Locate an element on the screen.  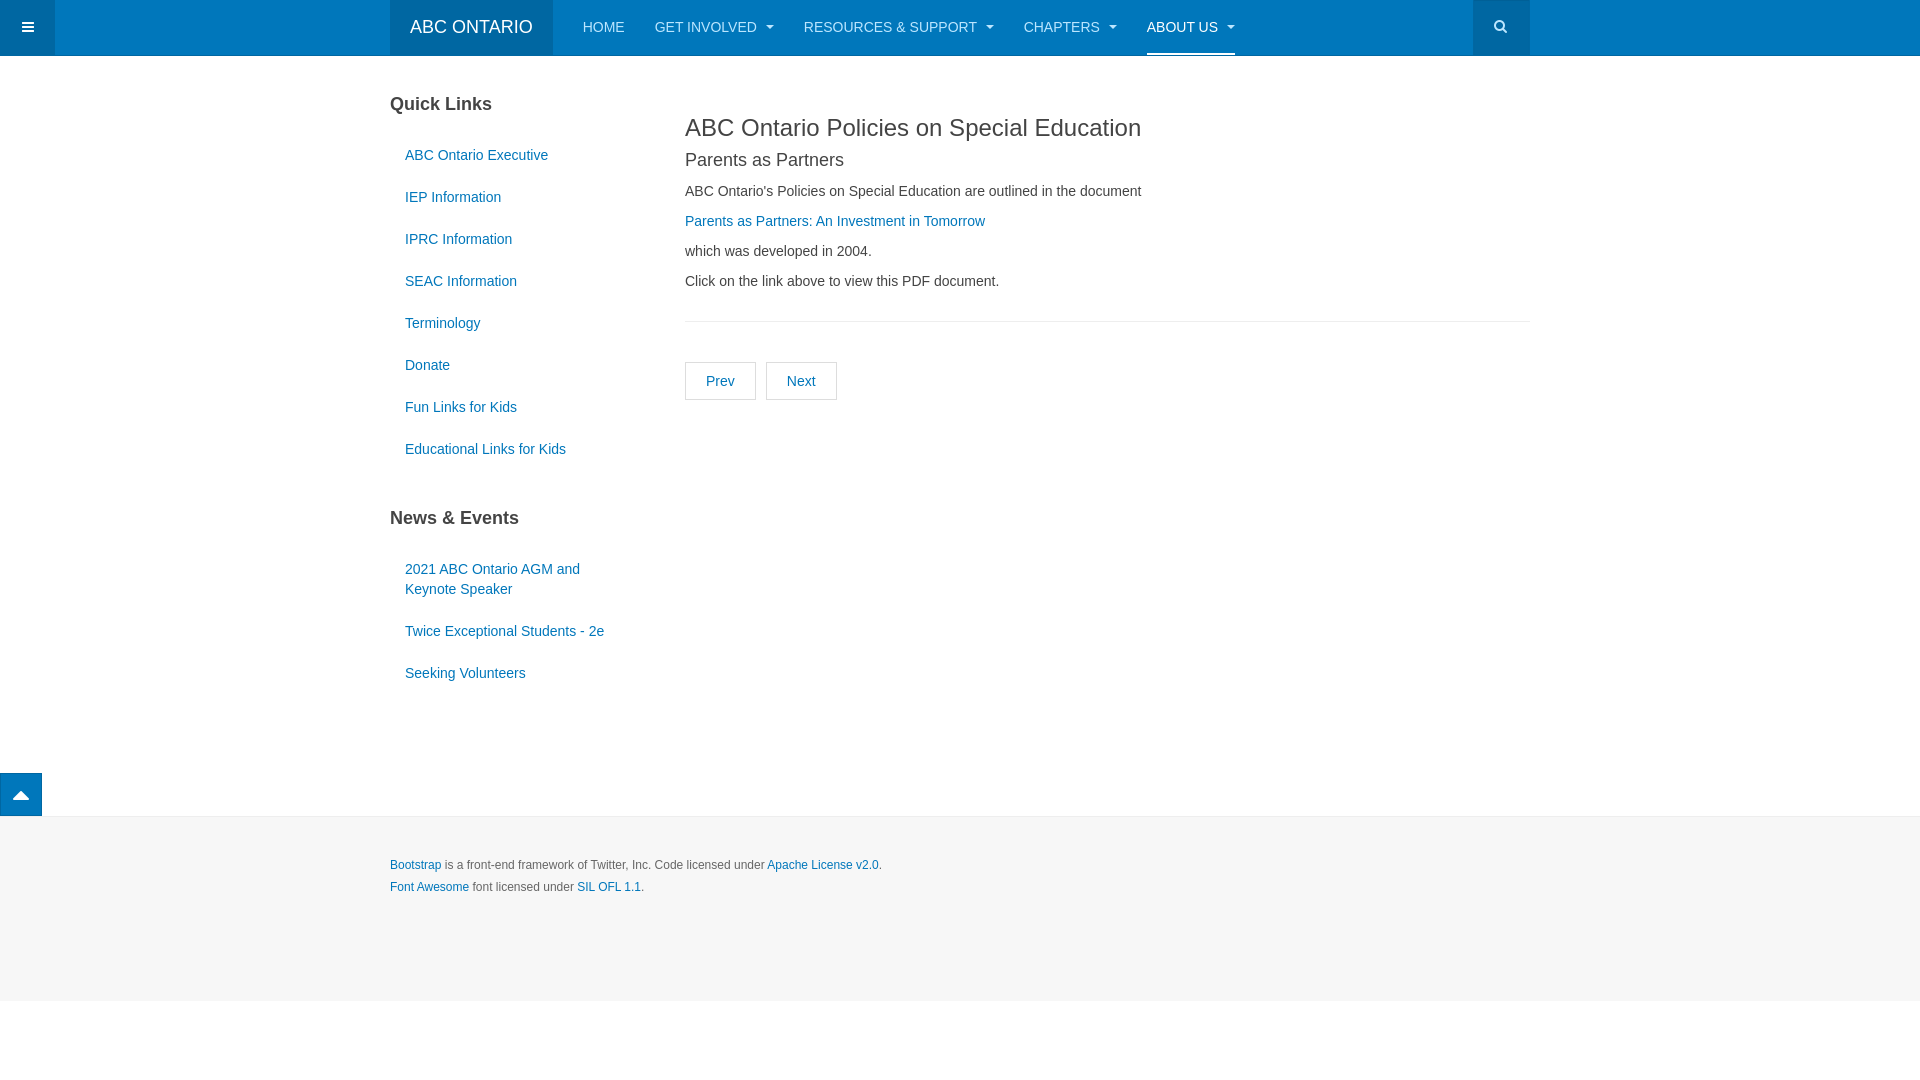
'GET INVOLVED' is located at coordinates (714, 27).